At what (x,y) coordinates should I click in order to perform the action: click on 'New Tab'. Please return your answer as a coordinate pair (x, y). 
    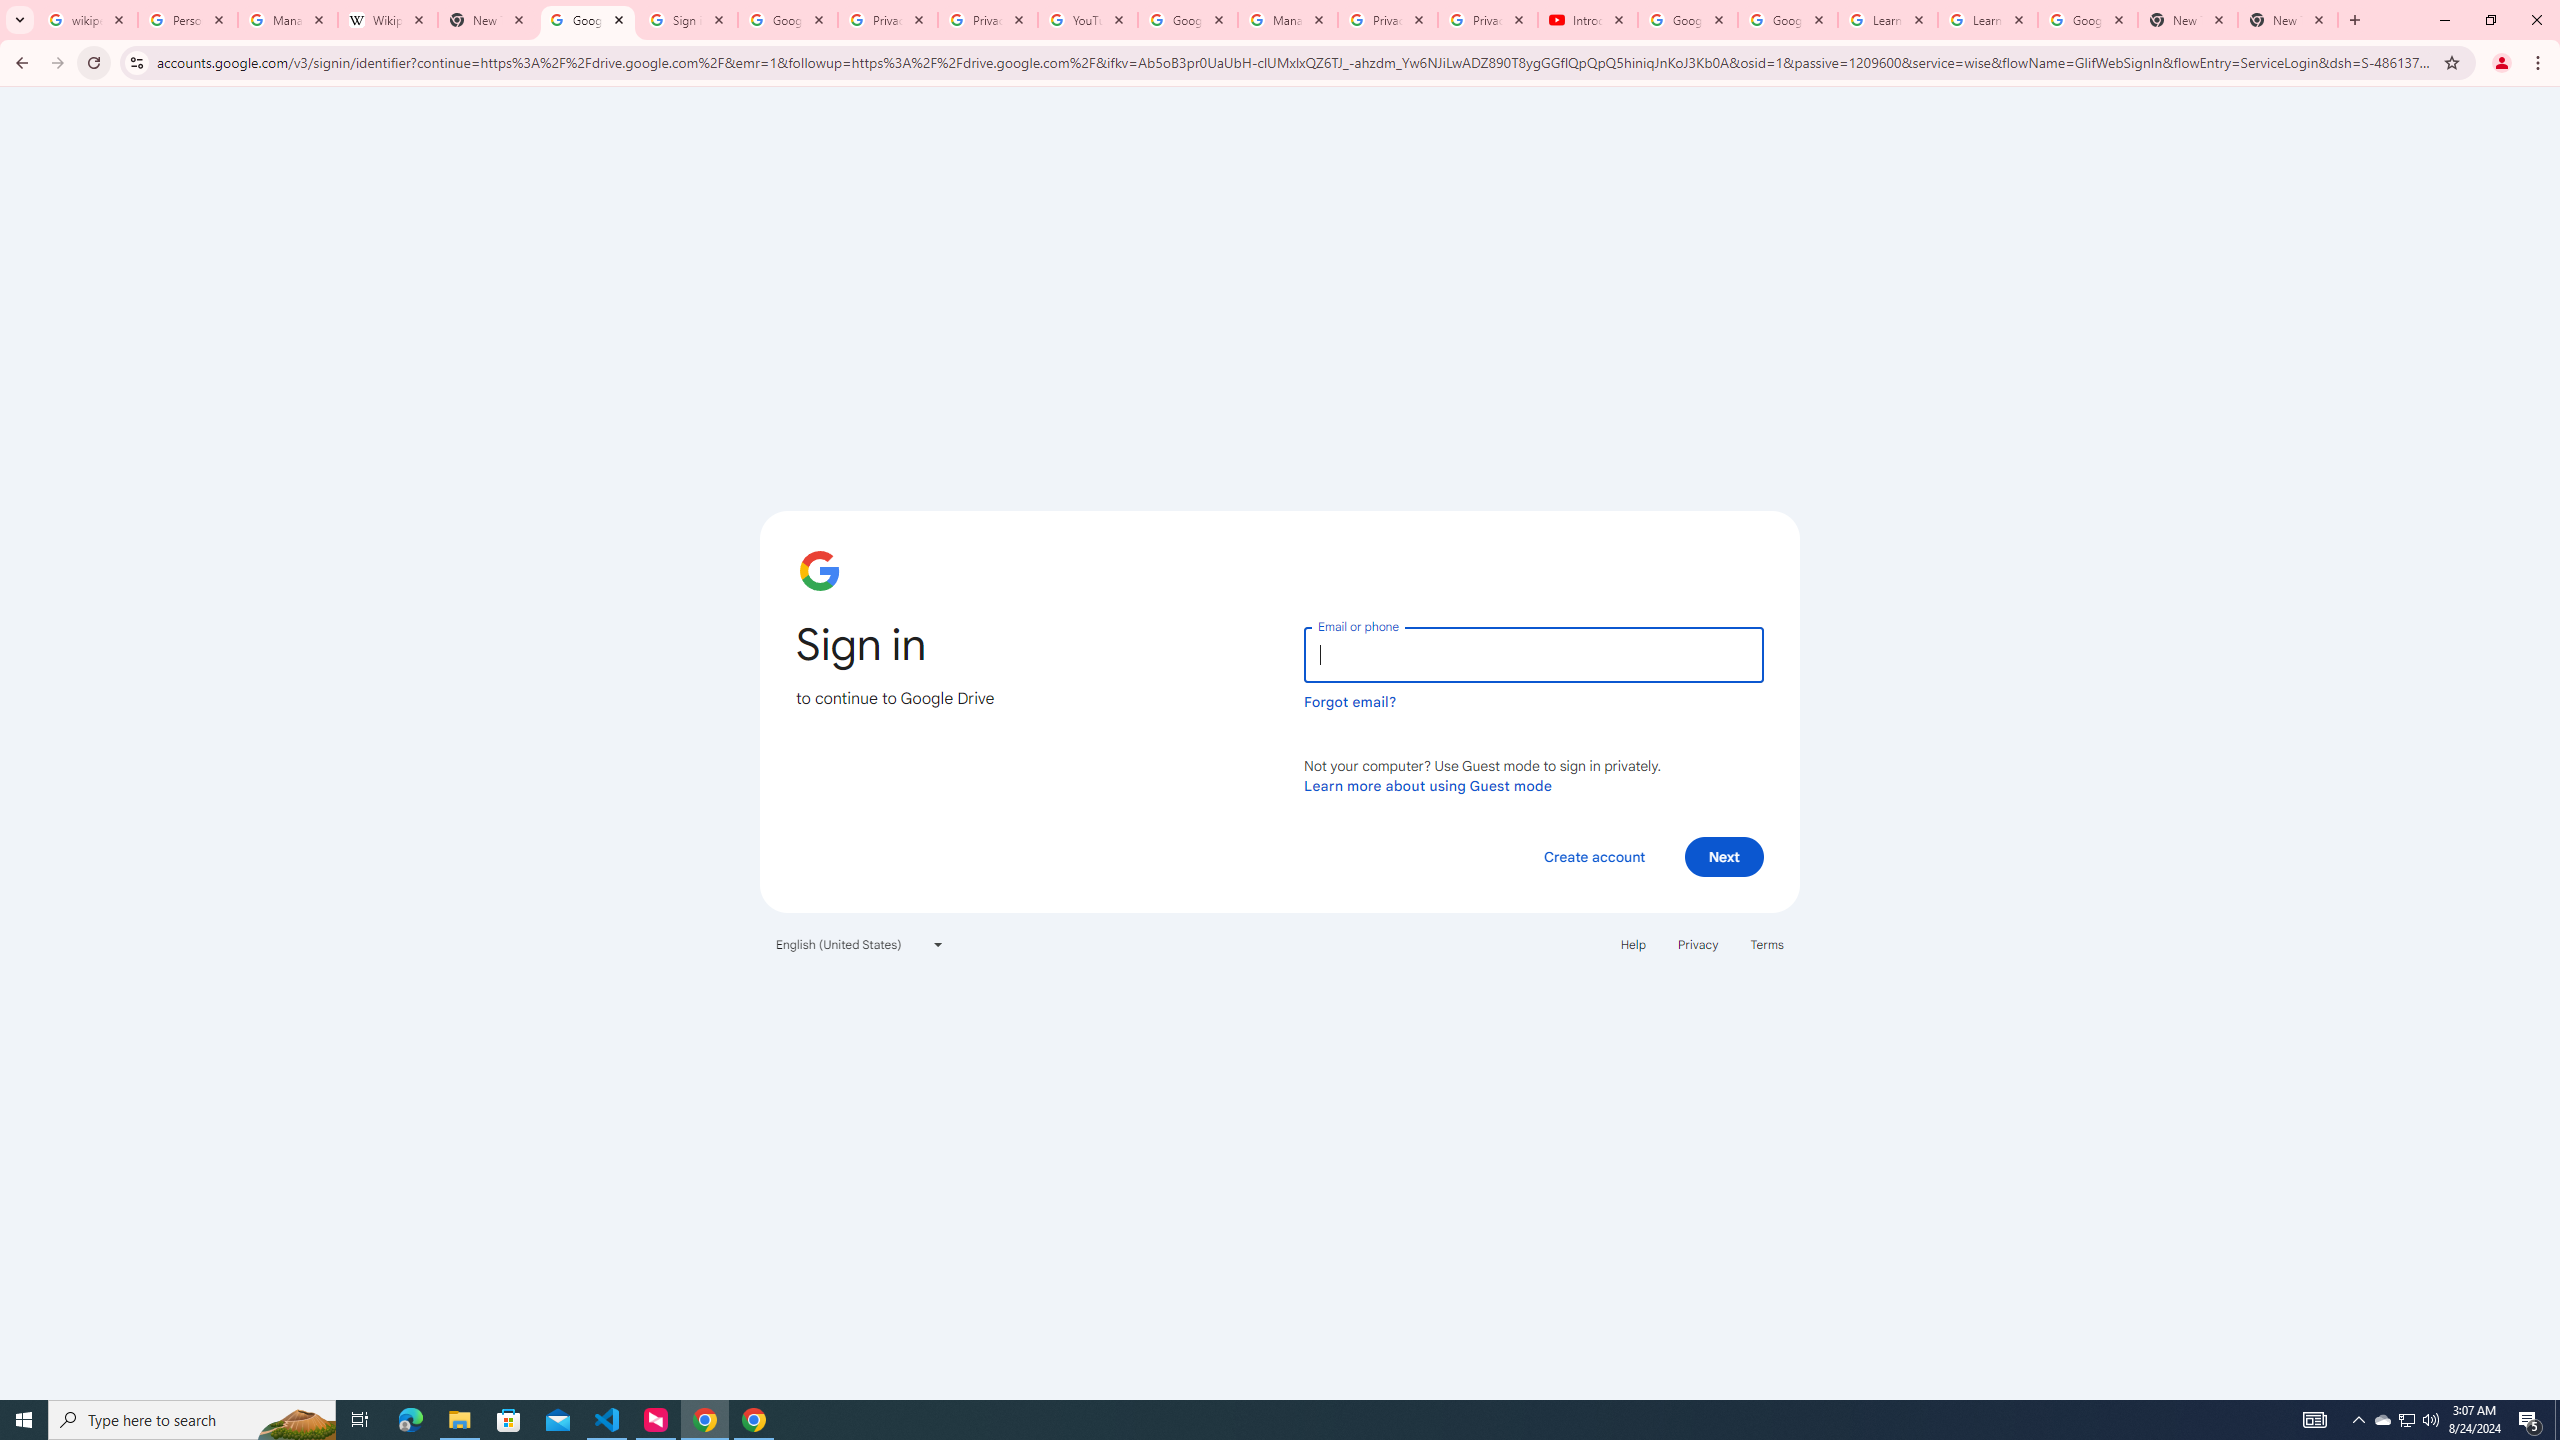
    Looking at the image, I should click on (2188, 19).